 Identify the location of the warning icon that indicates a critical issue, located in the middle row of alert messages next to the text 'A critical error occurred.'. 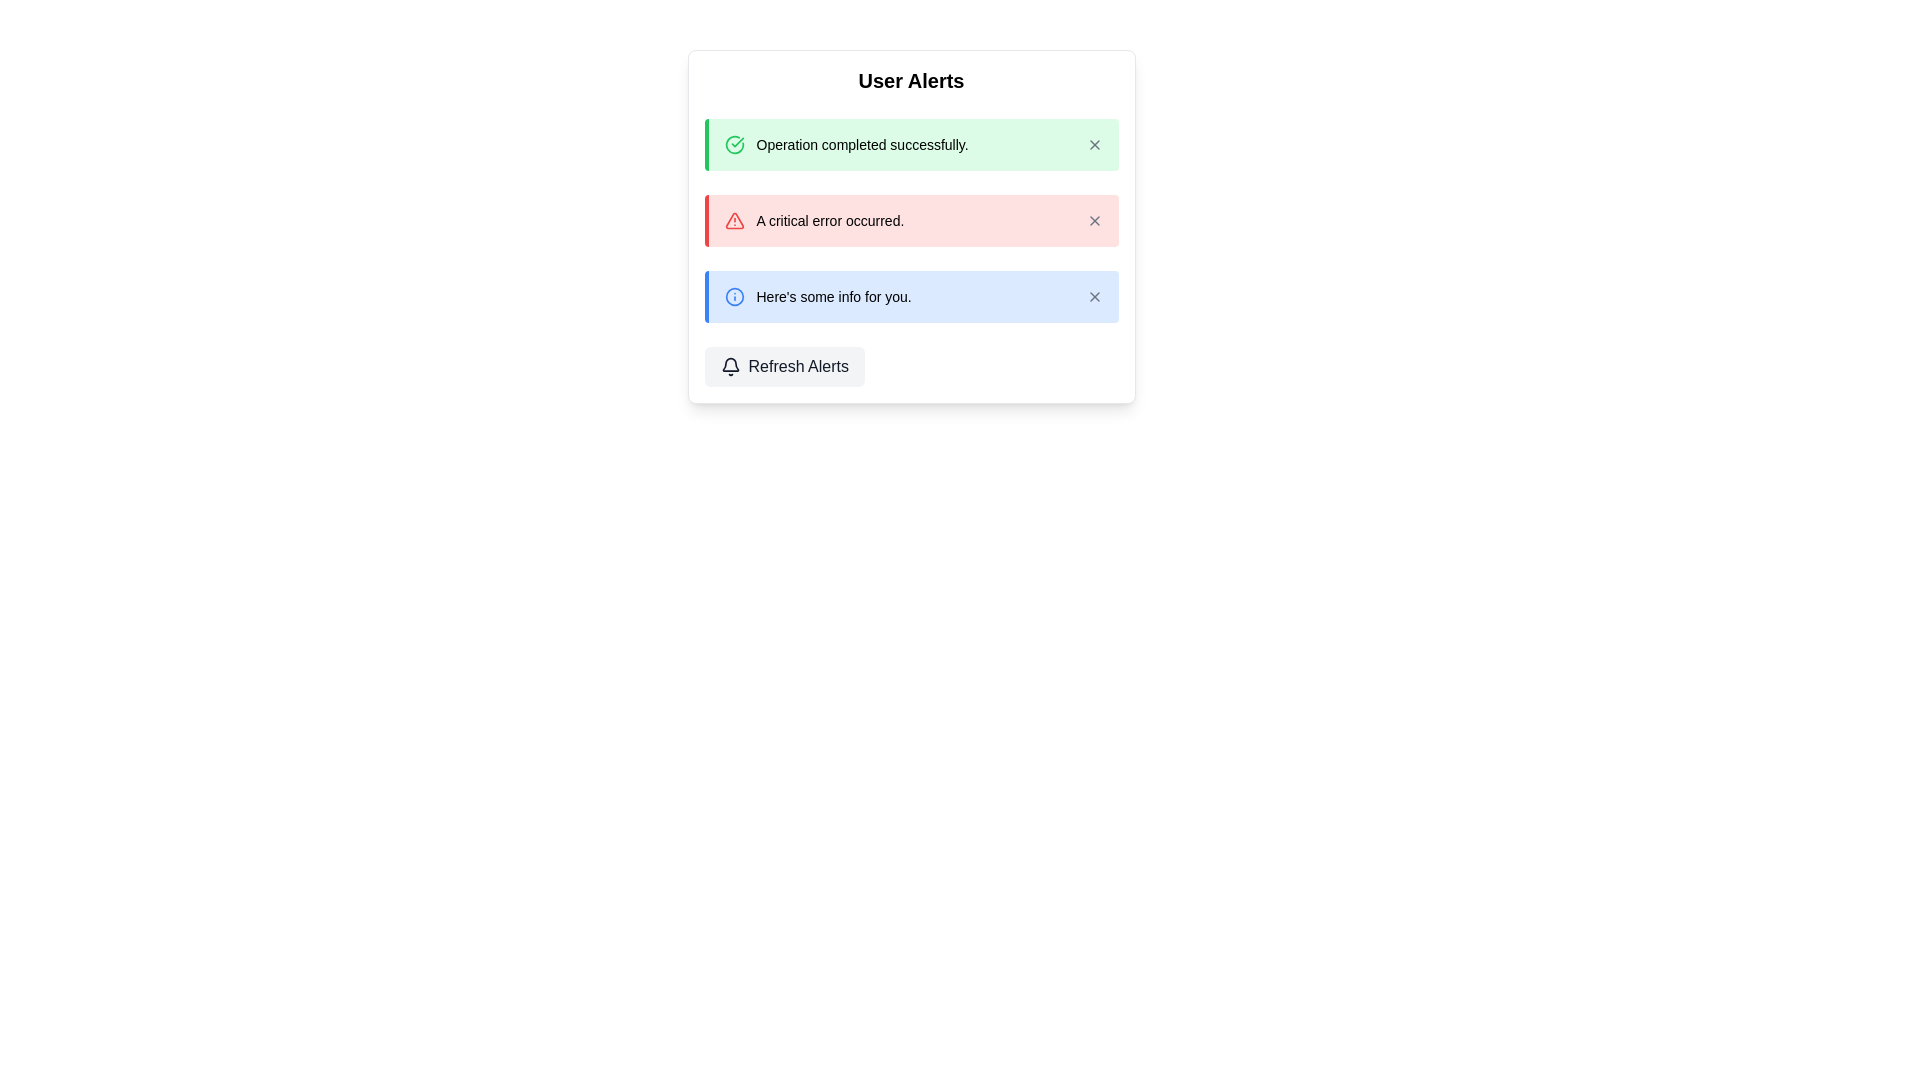
(733, 220).